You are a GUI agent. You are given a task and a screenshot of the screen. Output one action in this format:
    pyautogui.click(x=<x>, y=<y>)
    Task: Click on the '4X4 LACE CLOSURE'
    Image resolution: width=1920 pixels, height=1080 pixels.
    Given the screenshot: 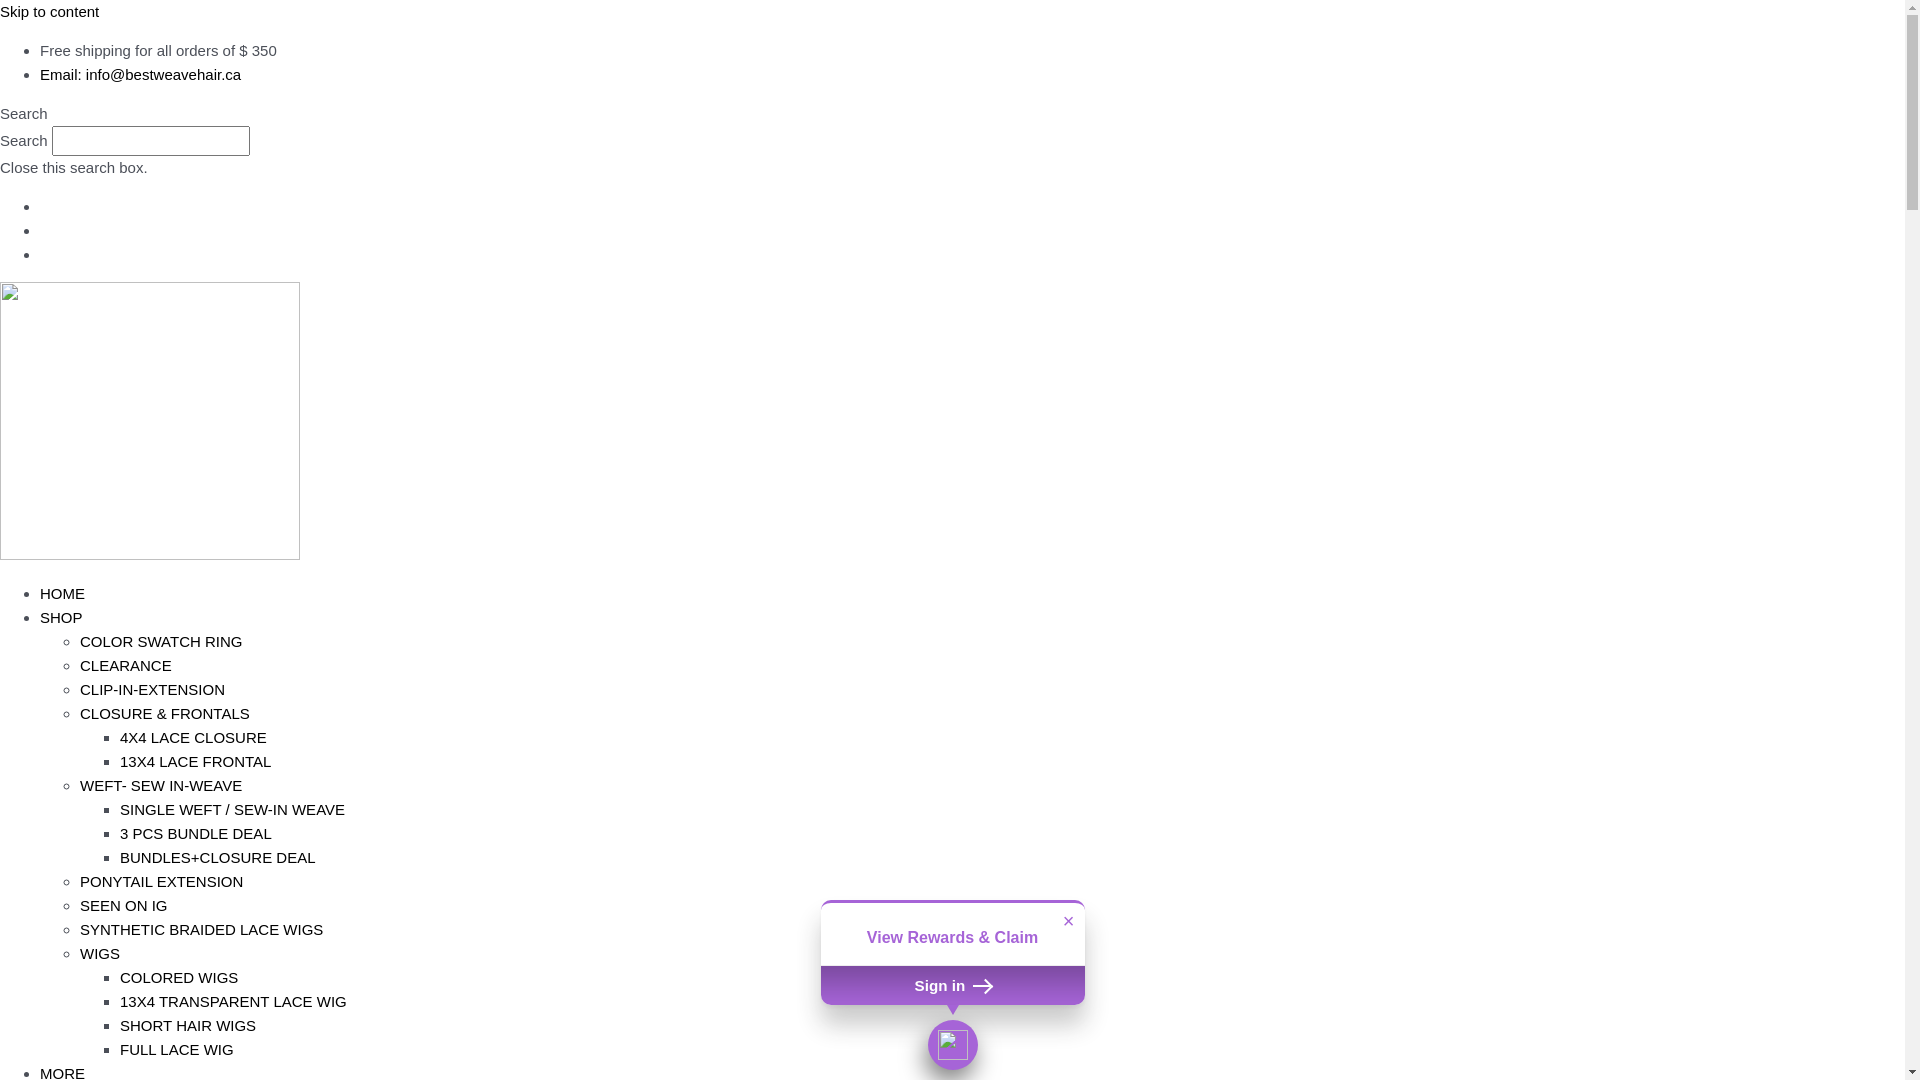 What is the action you would take?
    pyautogui.click(x=193, y=737)
    